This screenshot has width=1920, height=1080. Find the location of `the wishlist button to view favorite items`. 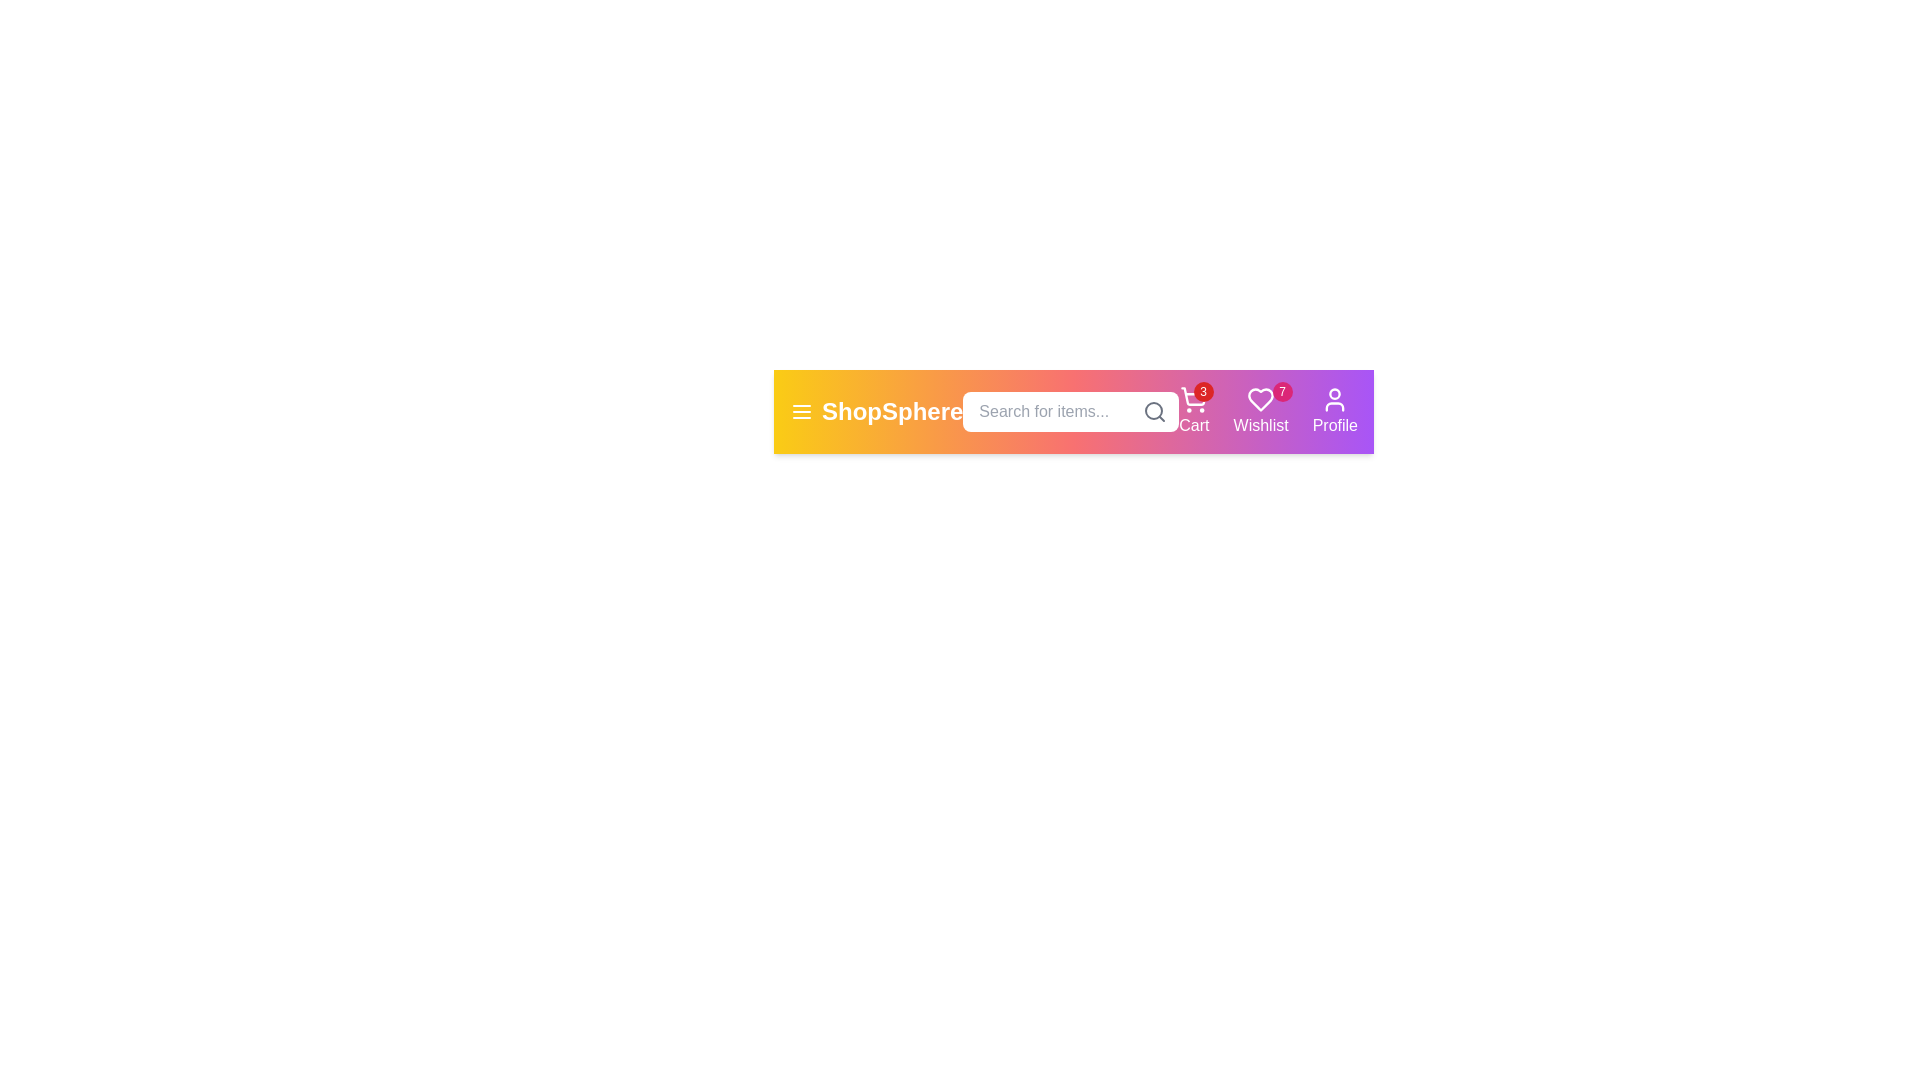

the wishlist button to view favorite items is located at coordinates (1260, 411).